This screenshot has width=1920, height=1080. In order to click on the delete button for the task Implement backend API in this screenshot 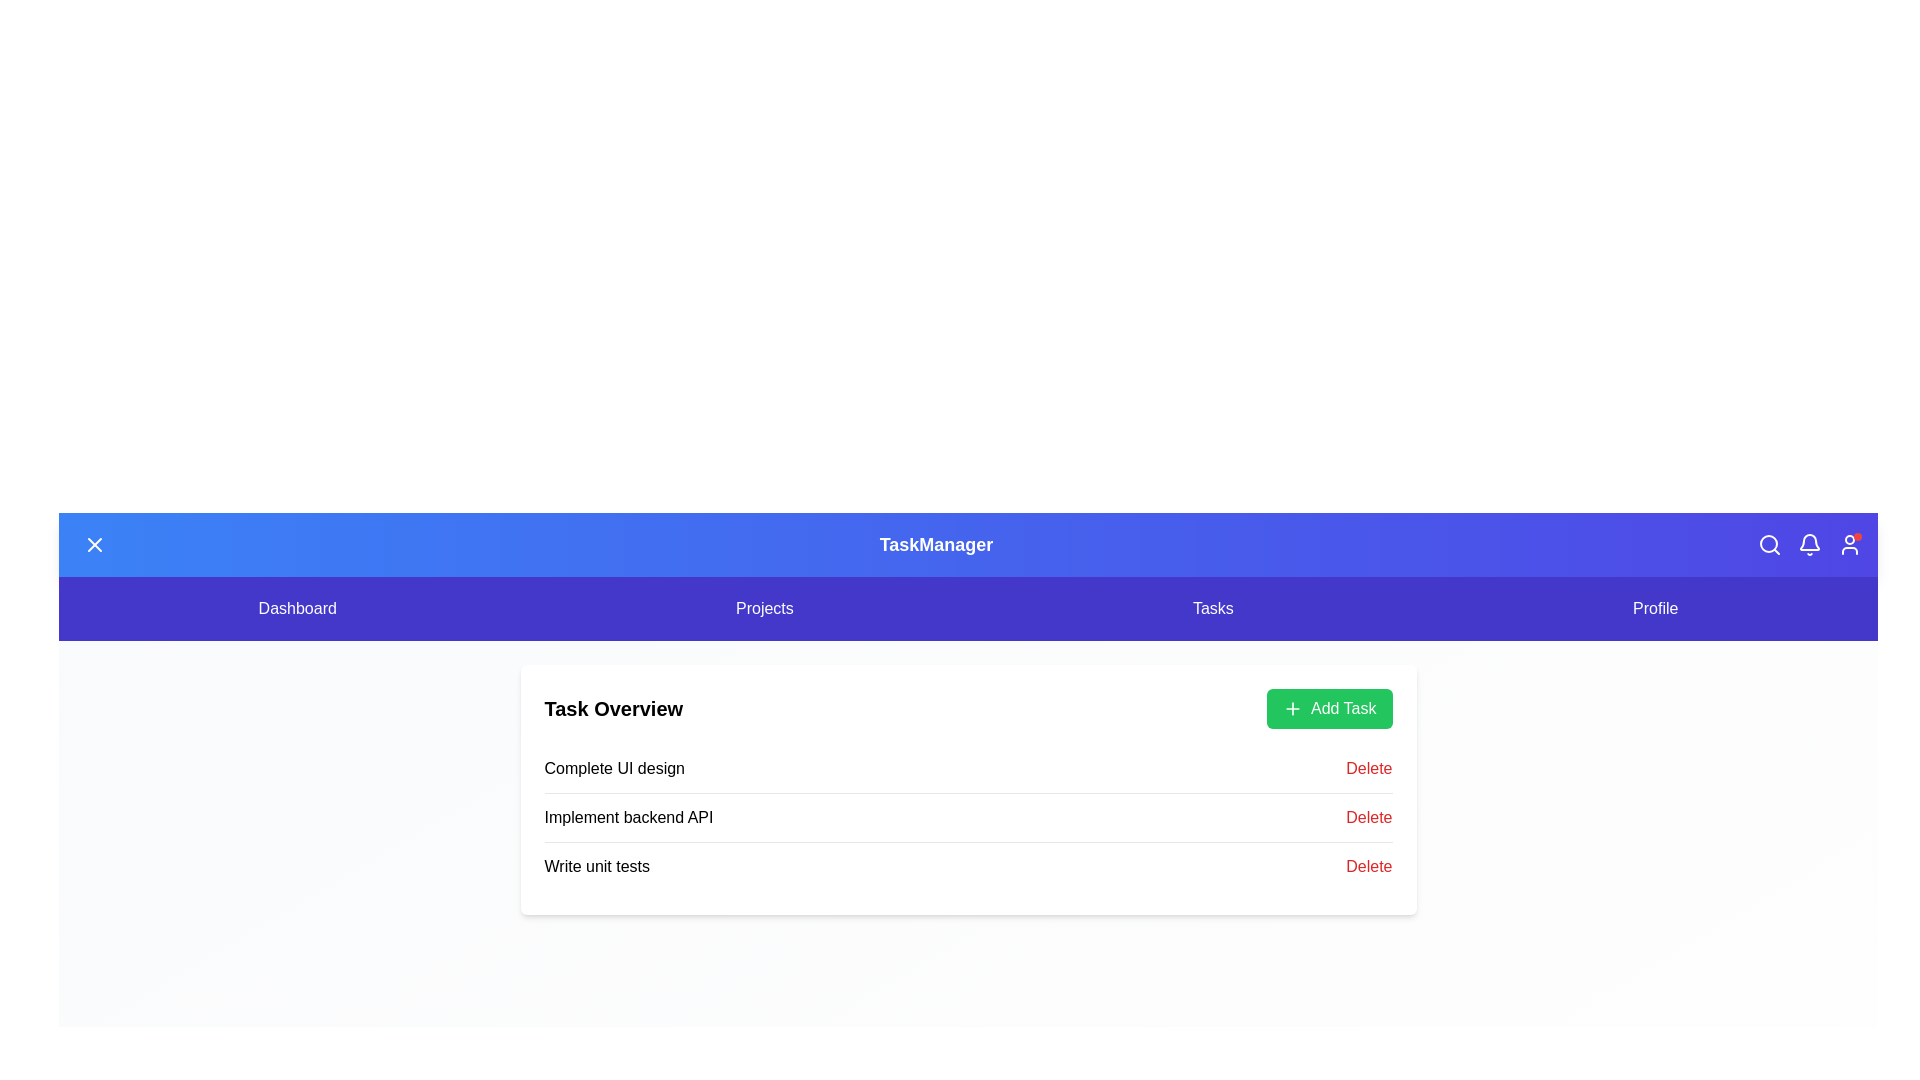, I will do `click(1368, 817)`.